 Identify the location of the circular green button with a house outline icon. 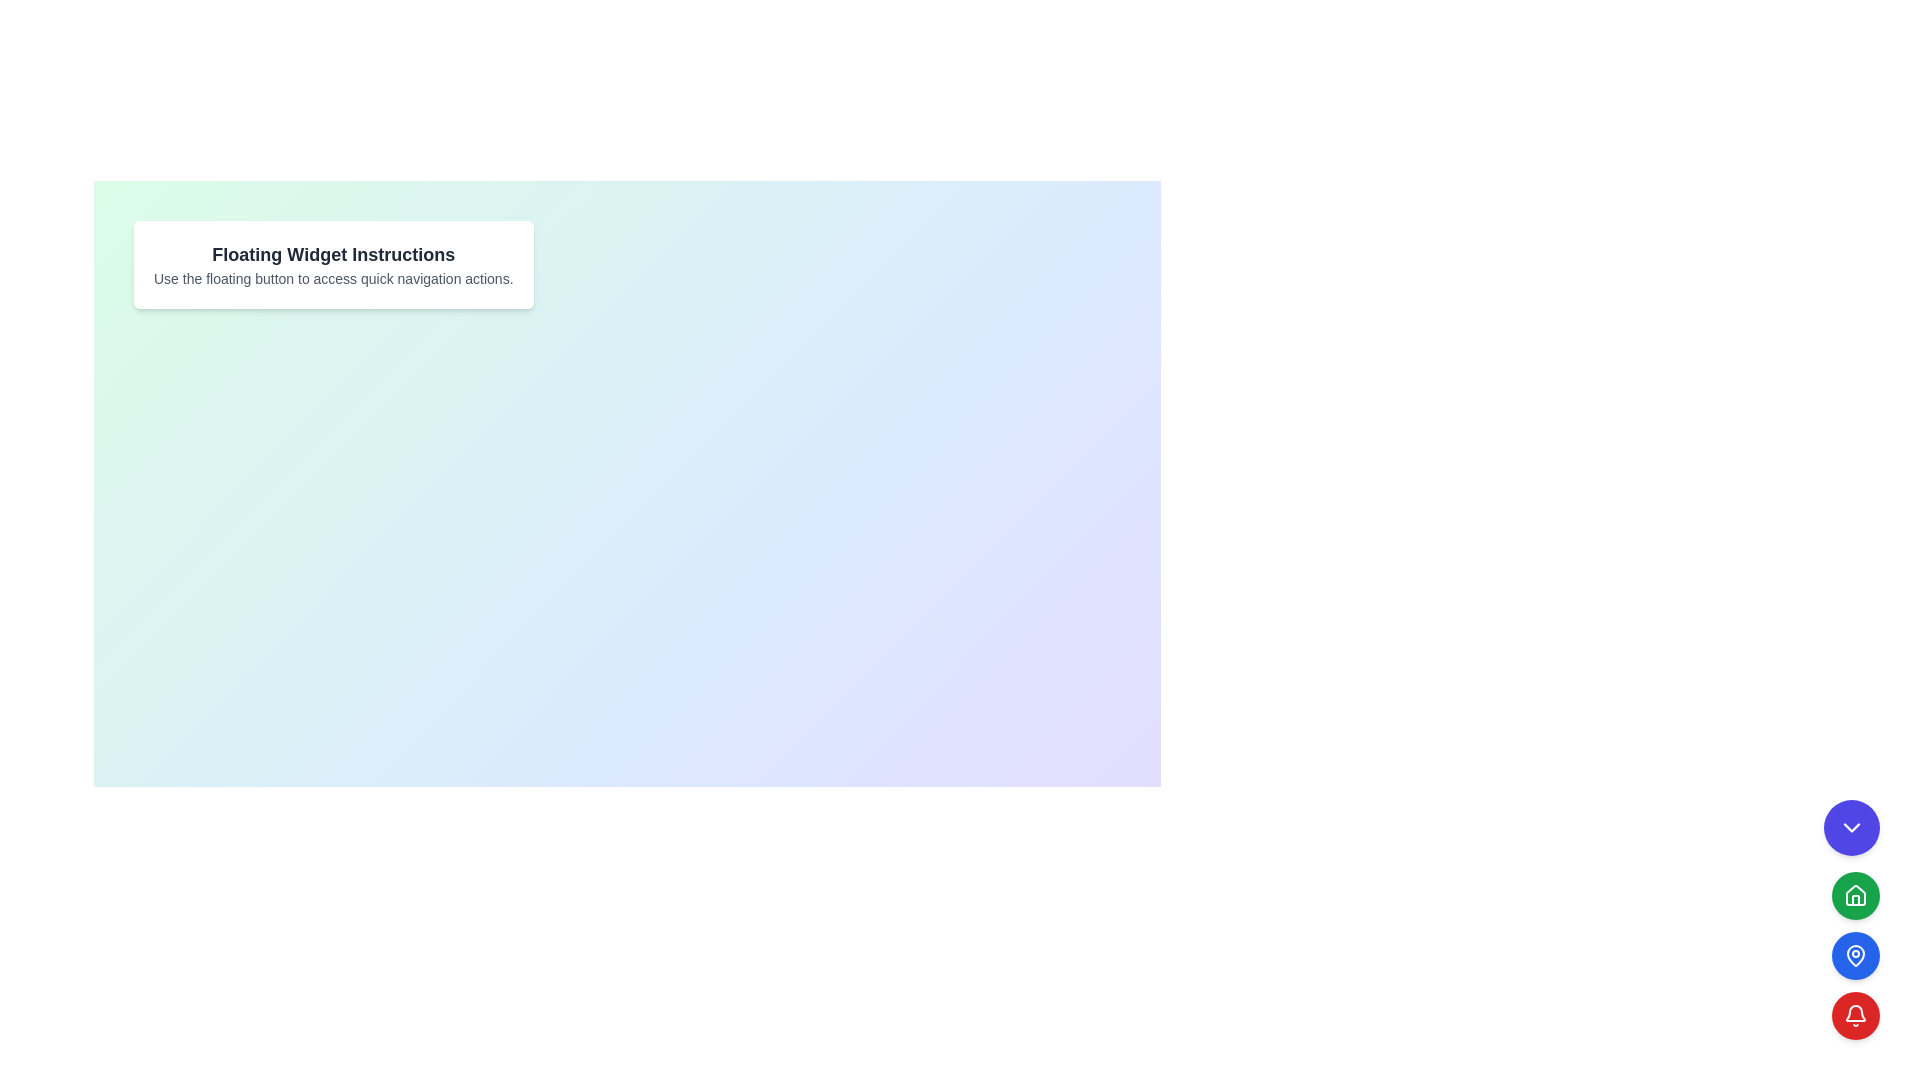
(1855, 894).